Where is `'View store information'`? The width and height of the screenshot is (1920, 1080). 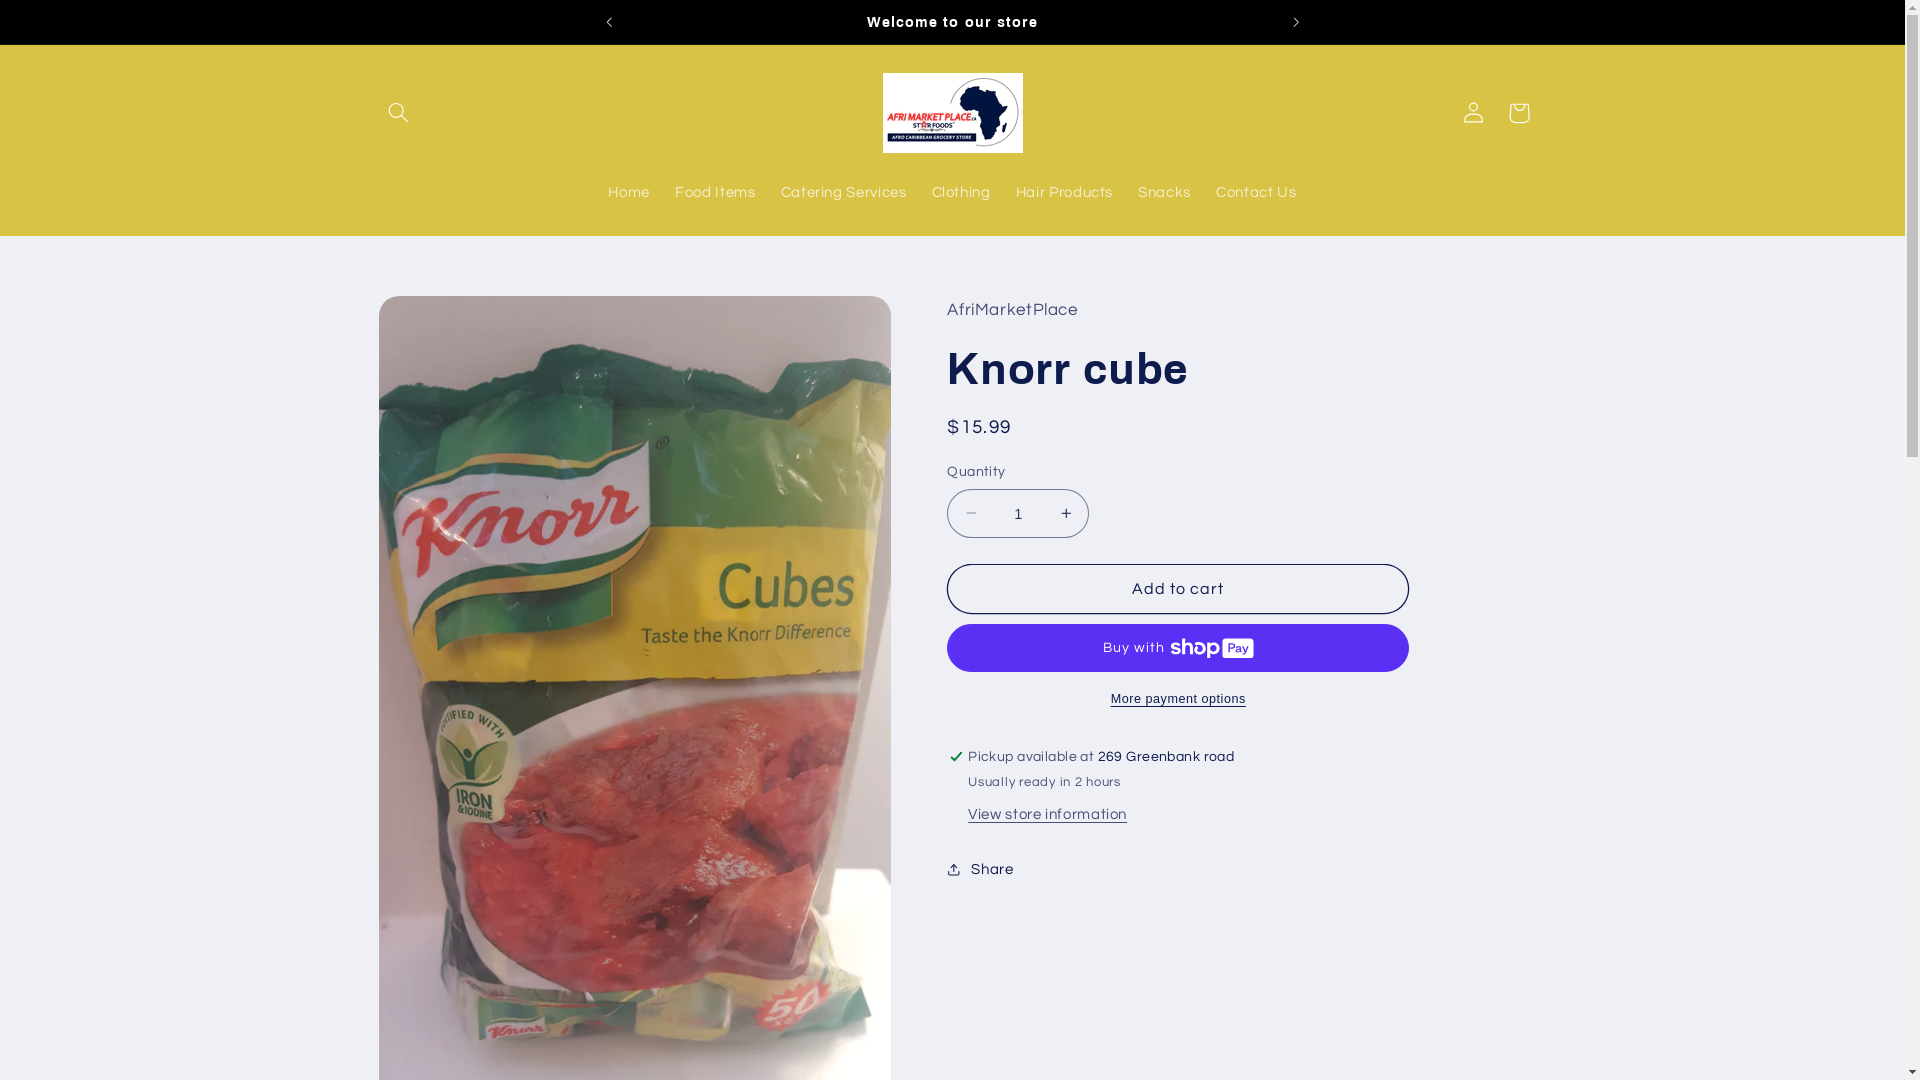 'View store information' is located at coordinates (1046, 815).